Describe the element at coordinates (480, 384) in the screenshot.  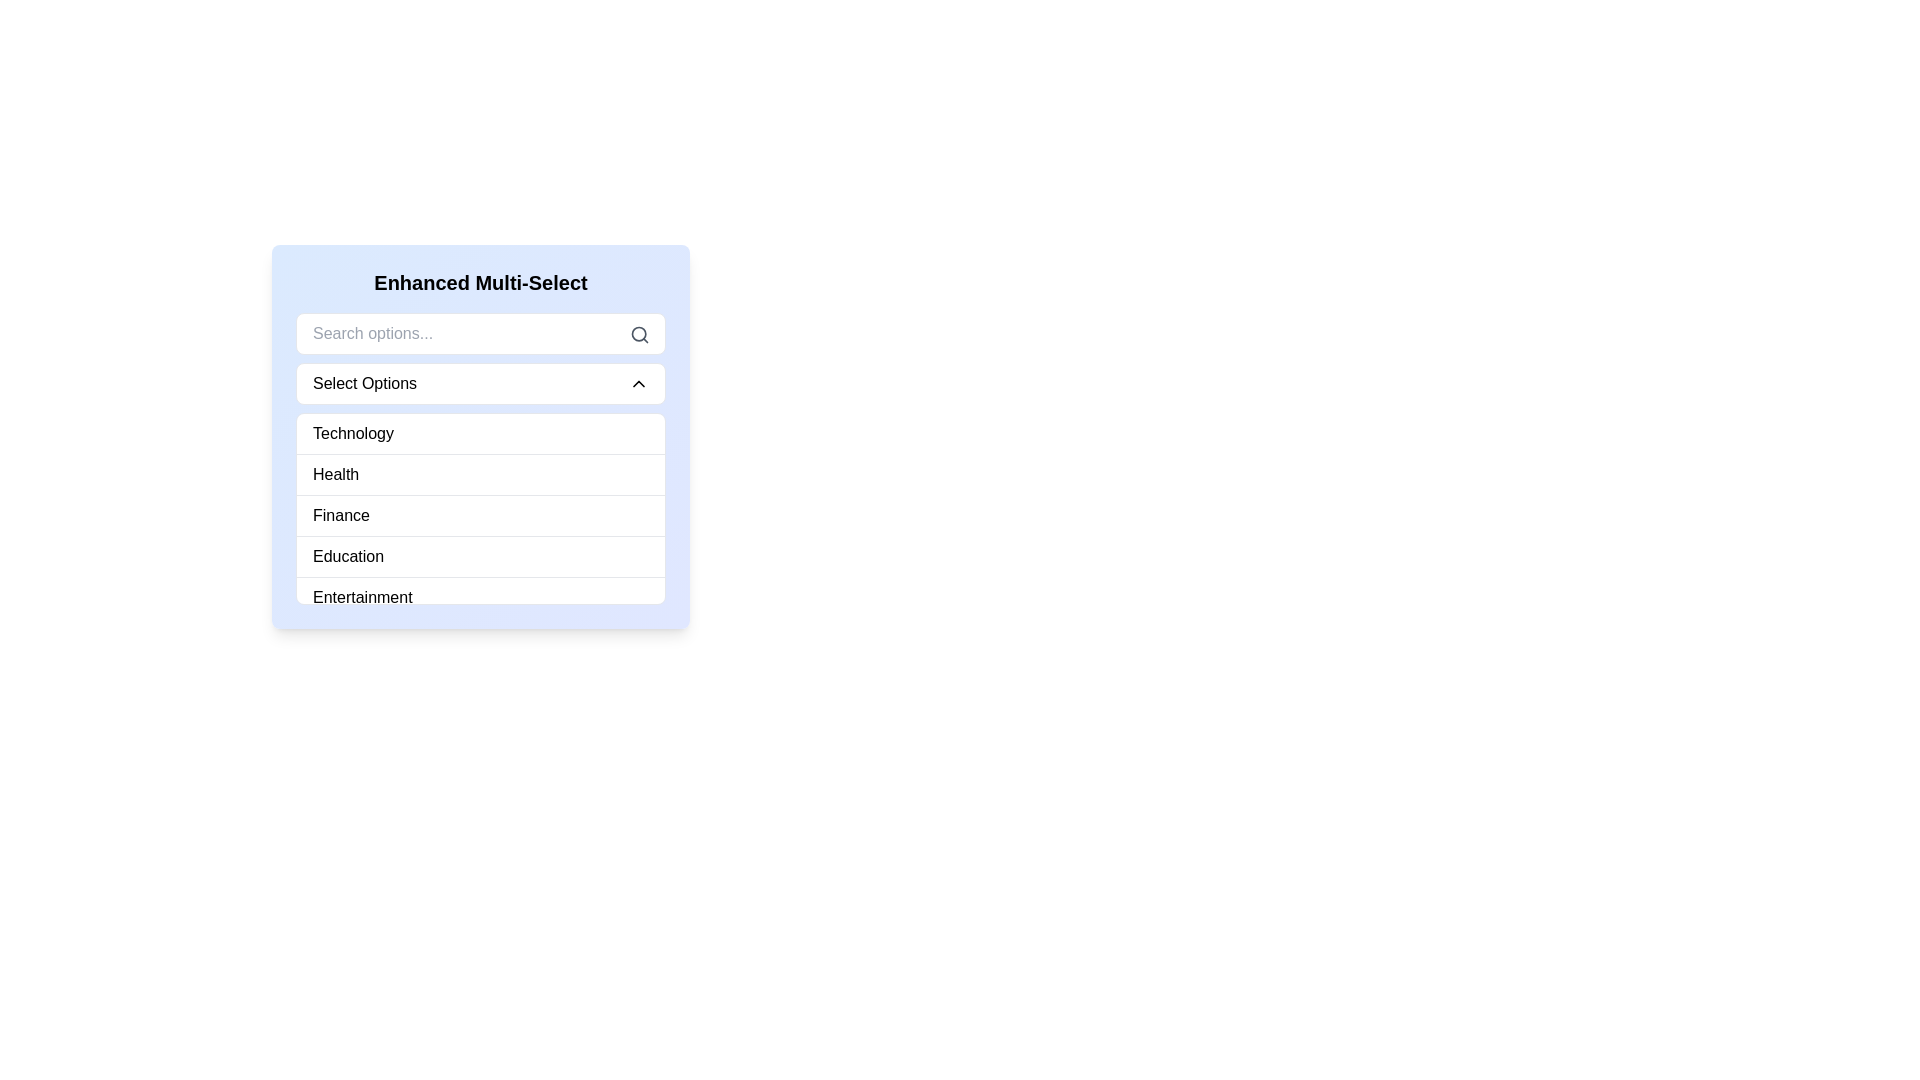
I see `the Dropdown menu toggle button labeled 'Select Options'` at that location.